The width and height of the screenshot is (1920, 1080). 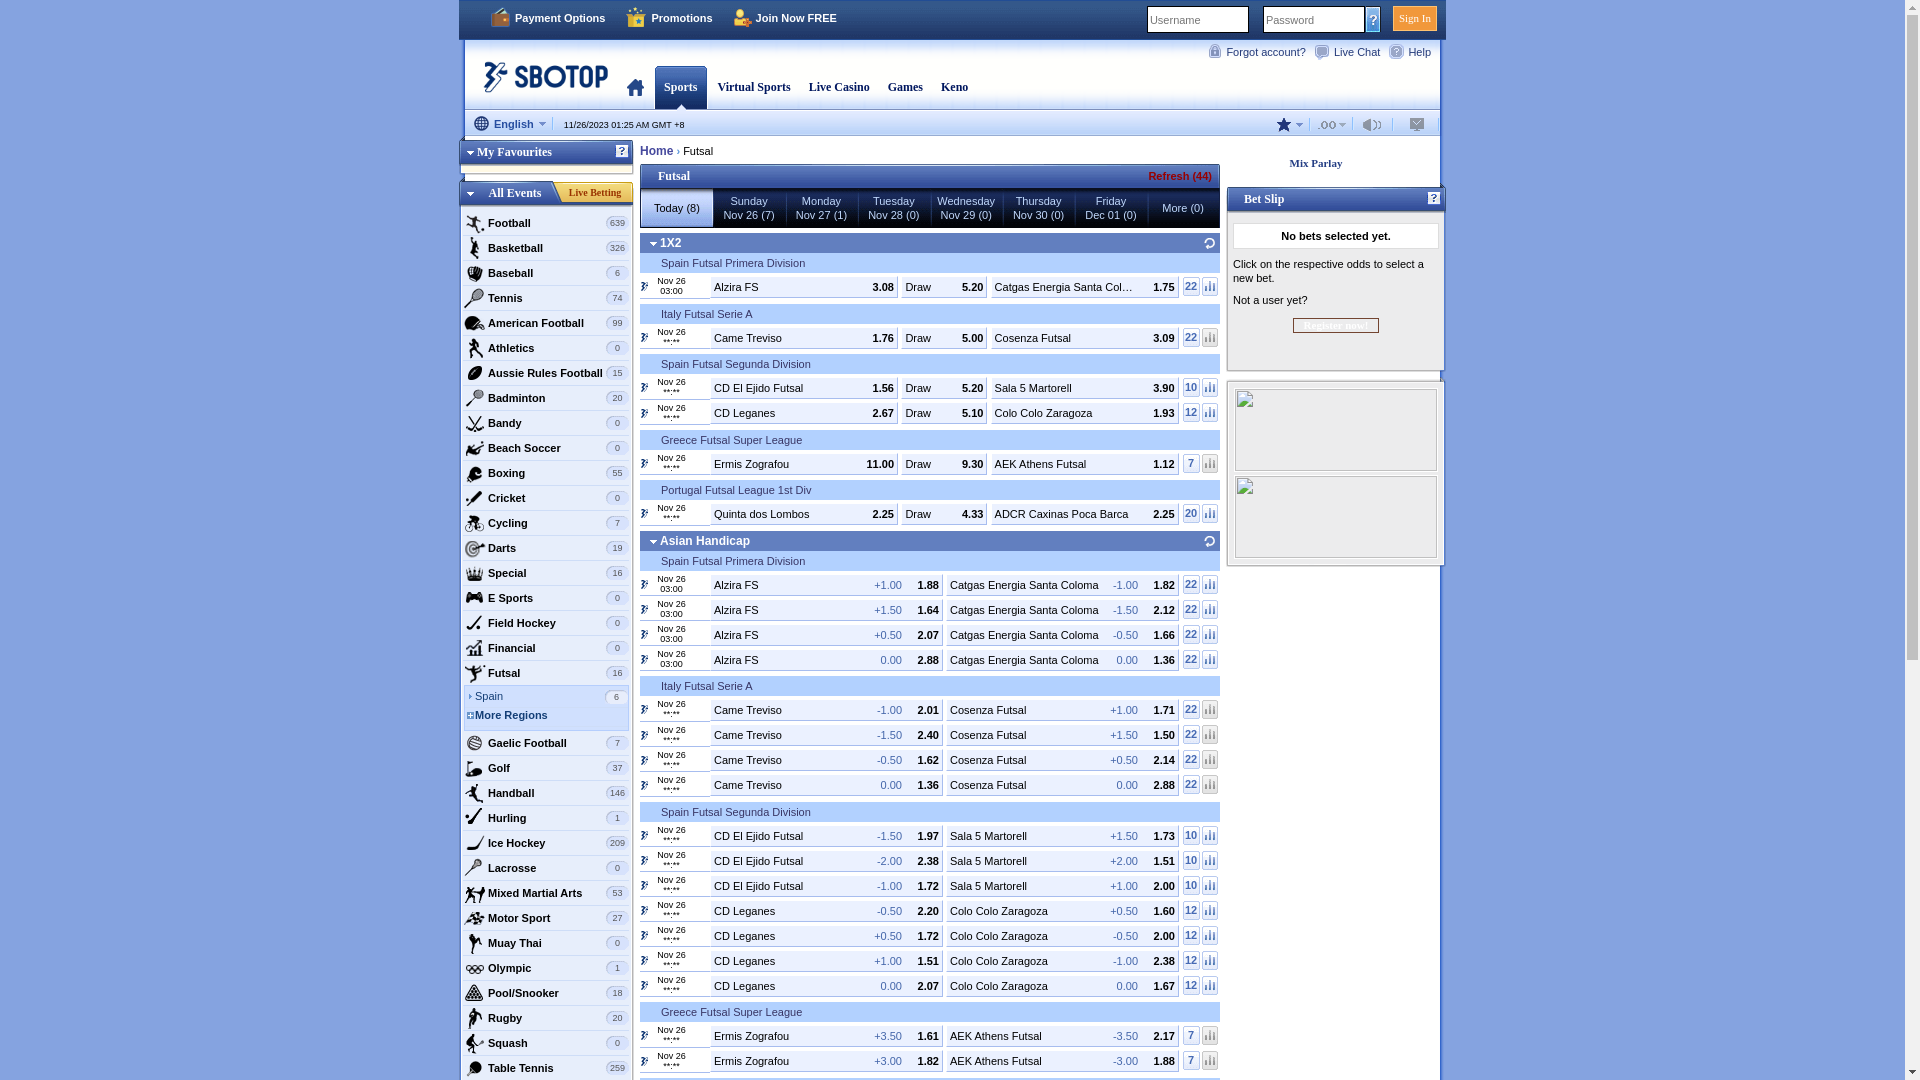 I want to click on '1.12, so click(x=1083, y=462).